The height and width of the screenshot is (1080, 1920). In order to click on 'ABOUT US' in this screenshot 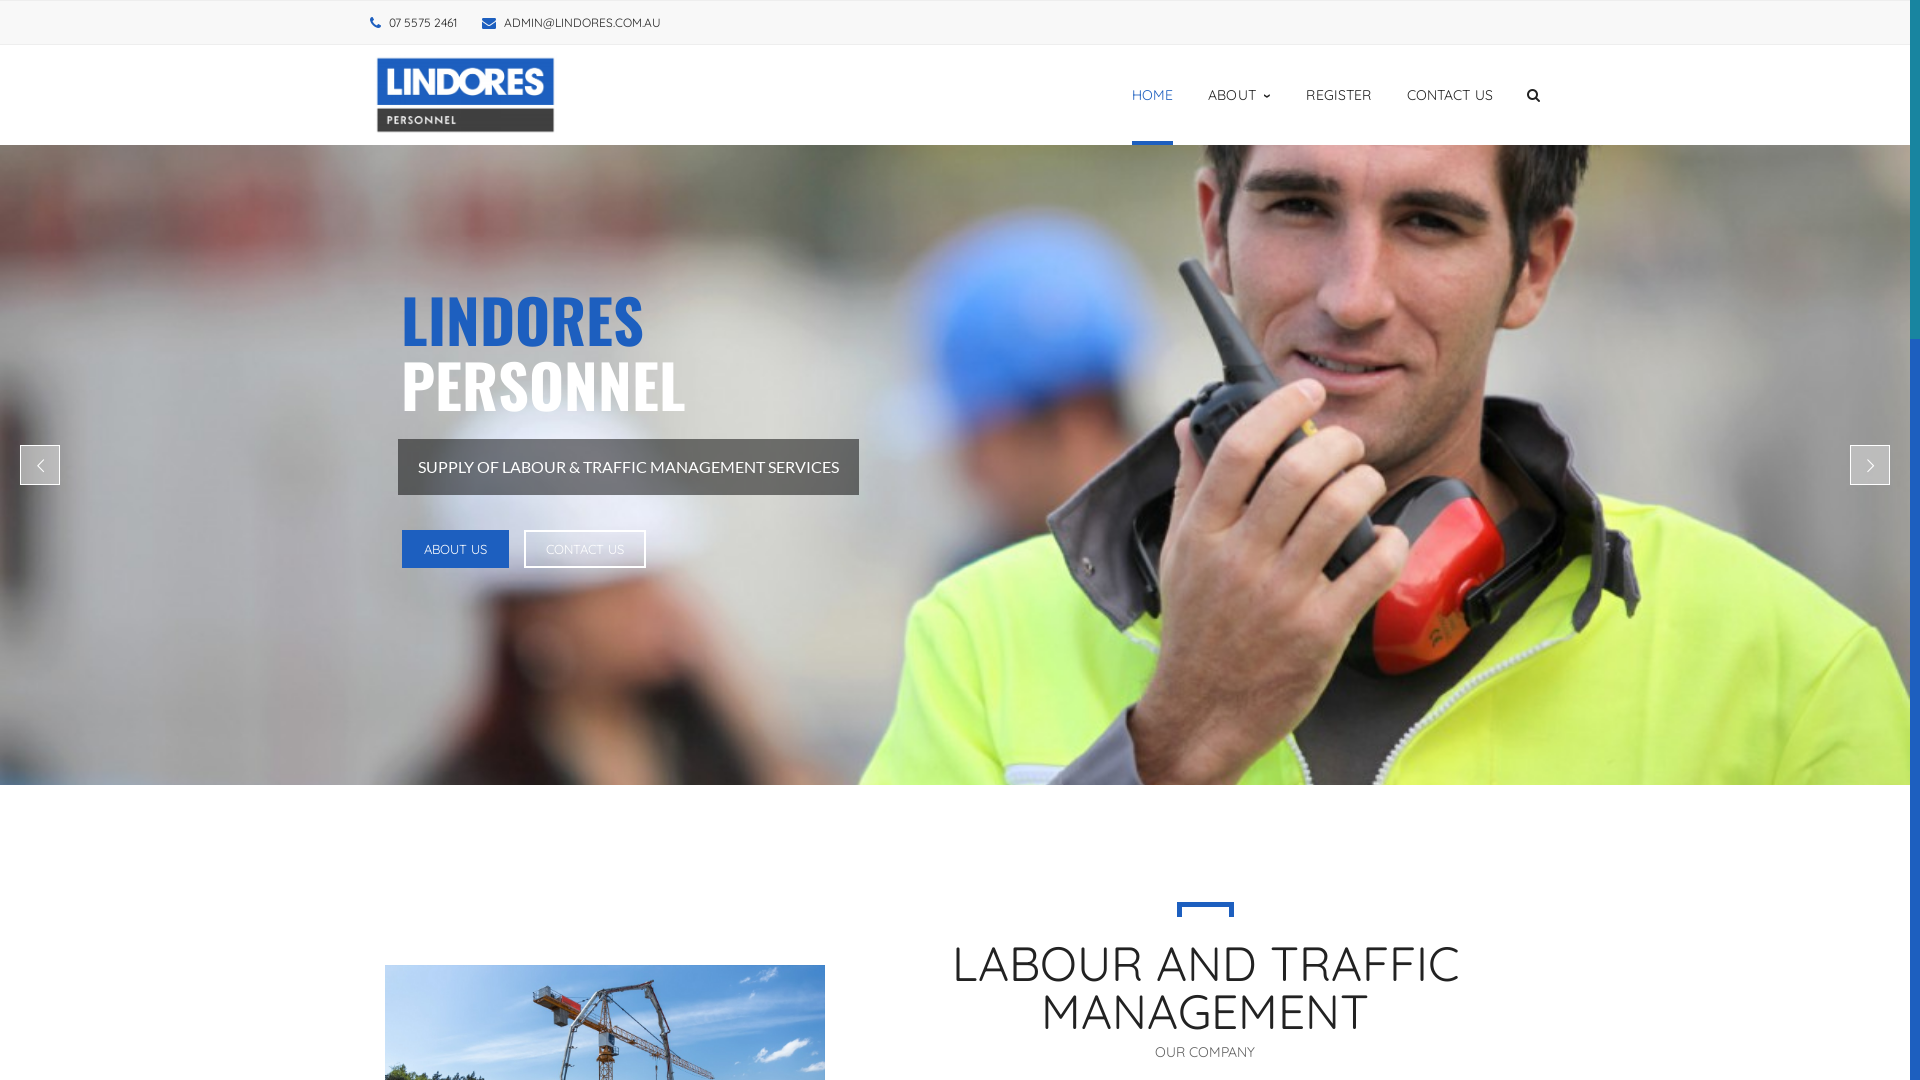, I will do `click(454, 548)`.